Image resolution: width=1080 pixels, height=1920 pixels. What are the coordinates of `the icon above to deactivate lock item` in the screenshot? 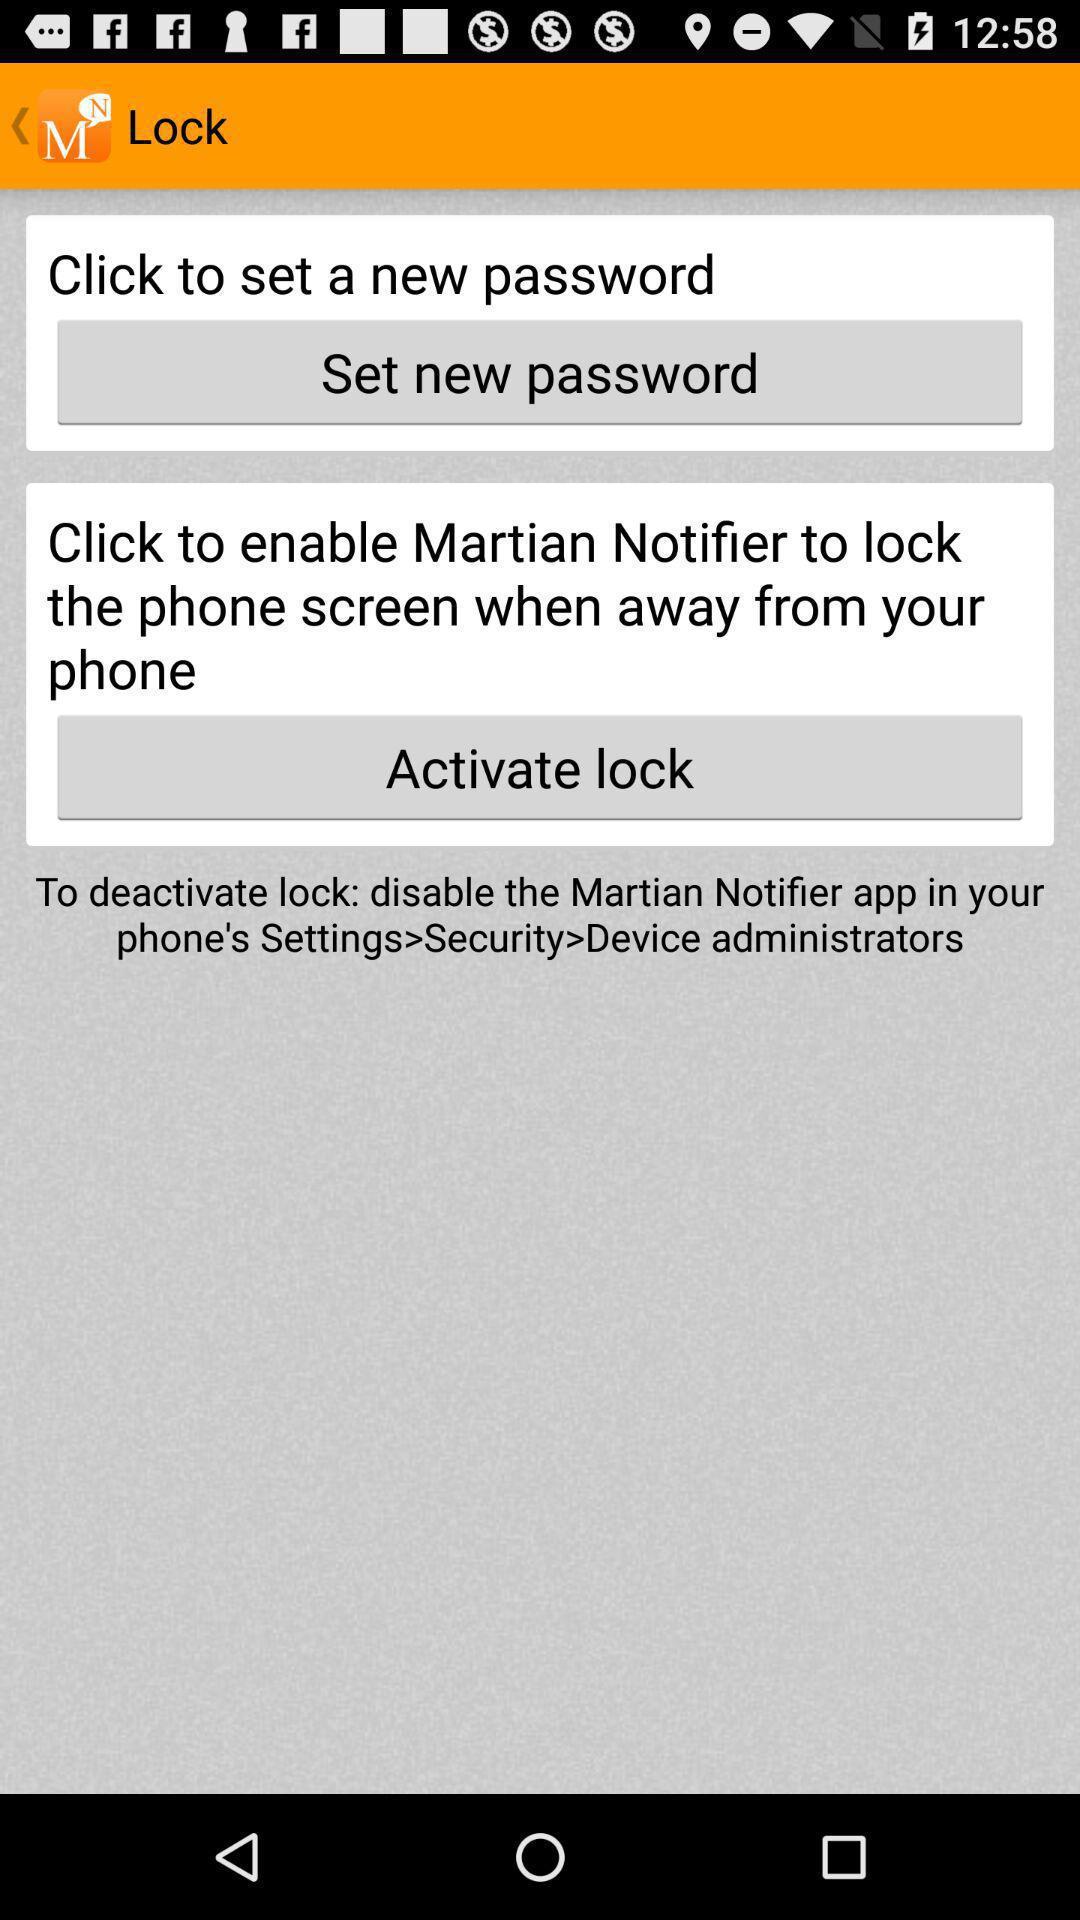 It's located at (540, 766).